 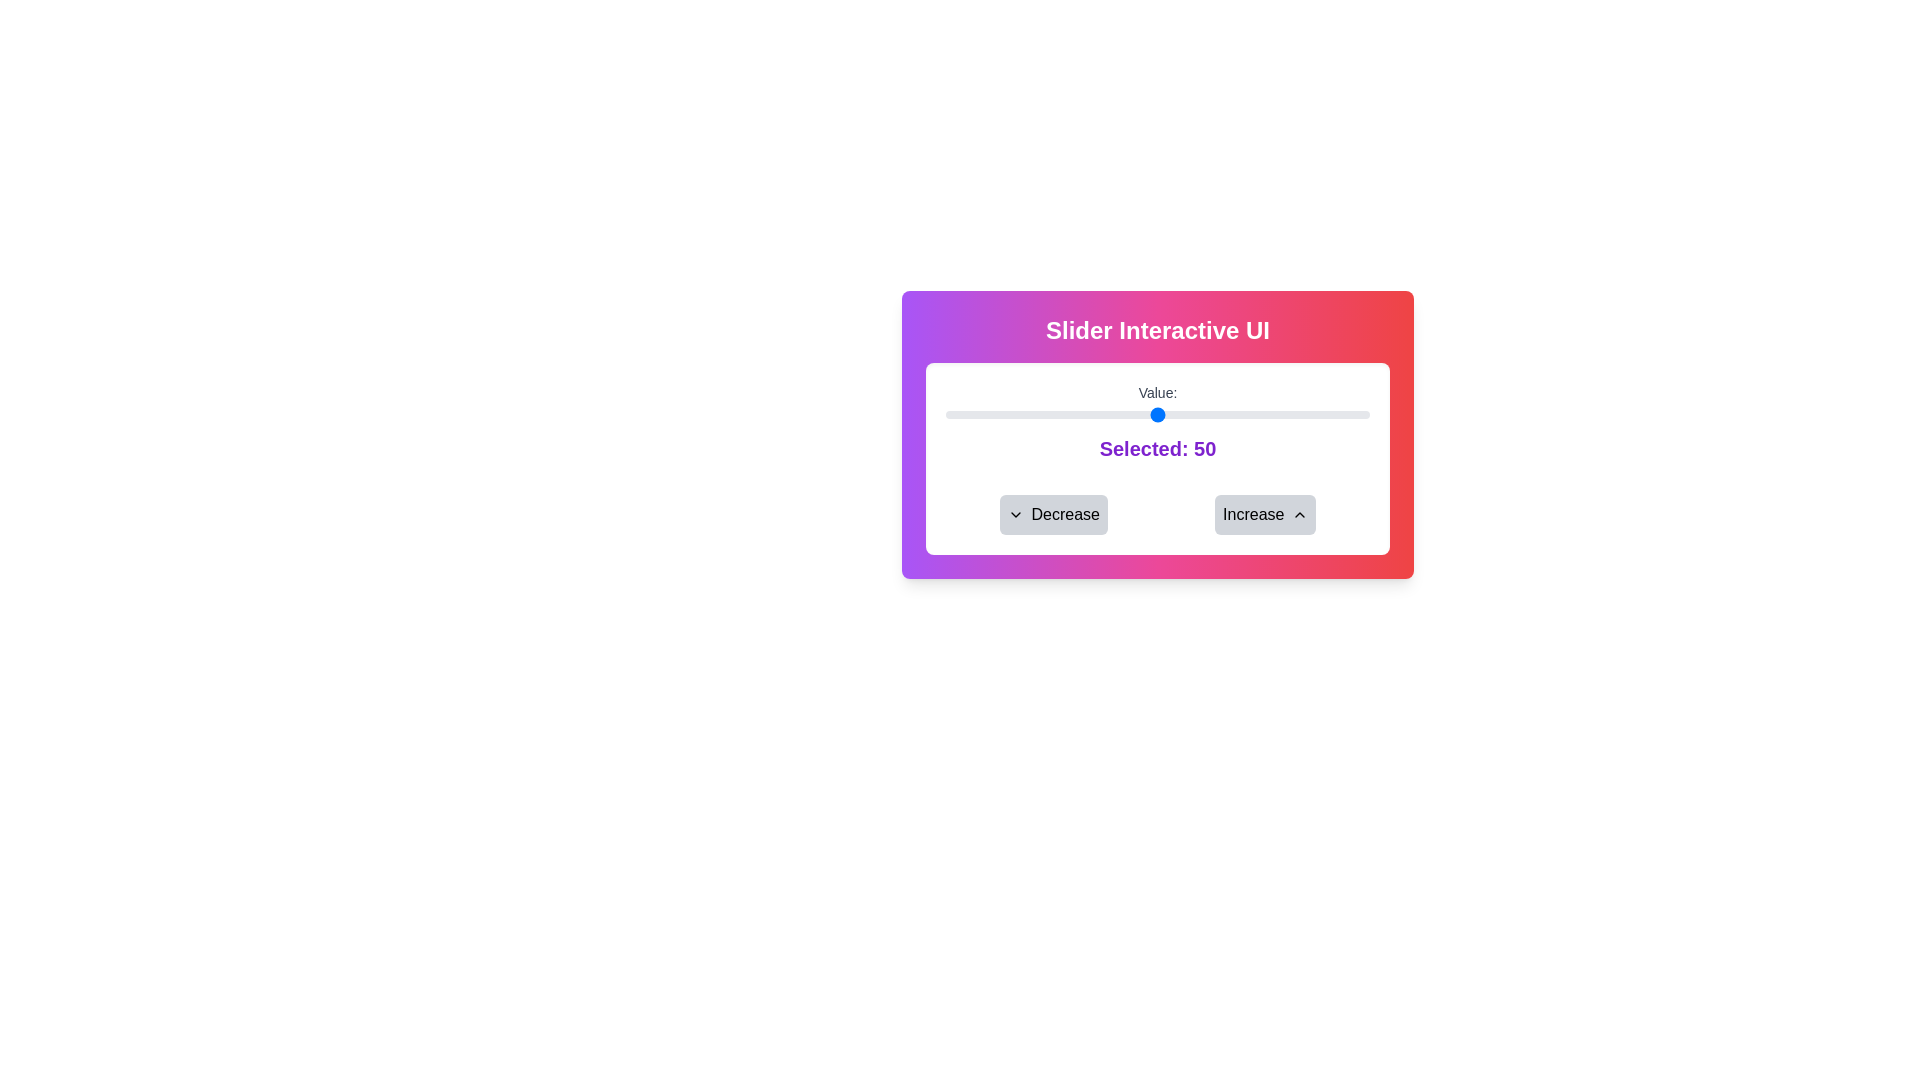 What do you see at coordinates (1246, 414) in the screenshot?
I see `slider value` at bounding box center [1246, 414].